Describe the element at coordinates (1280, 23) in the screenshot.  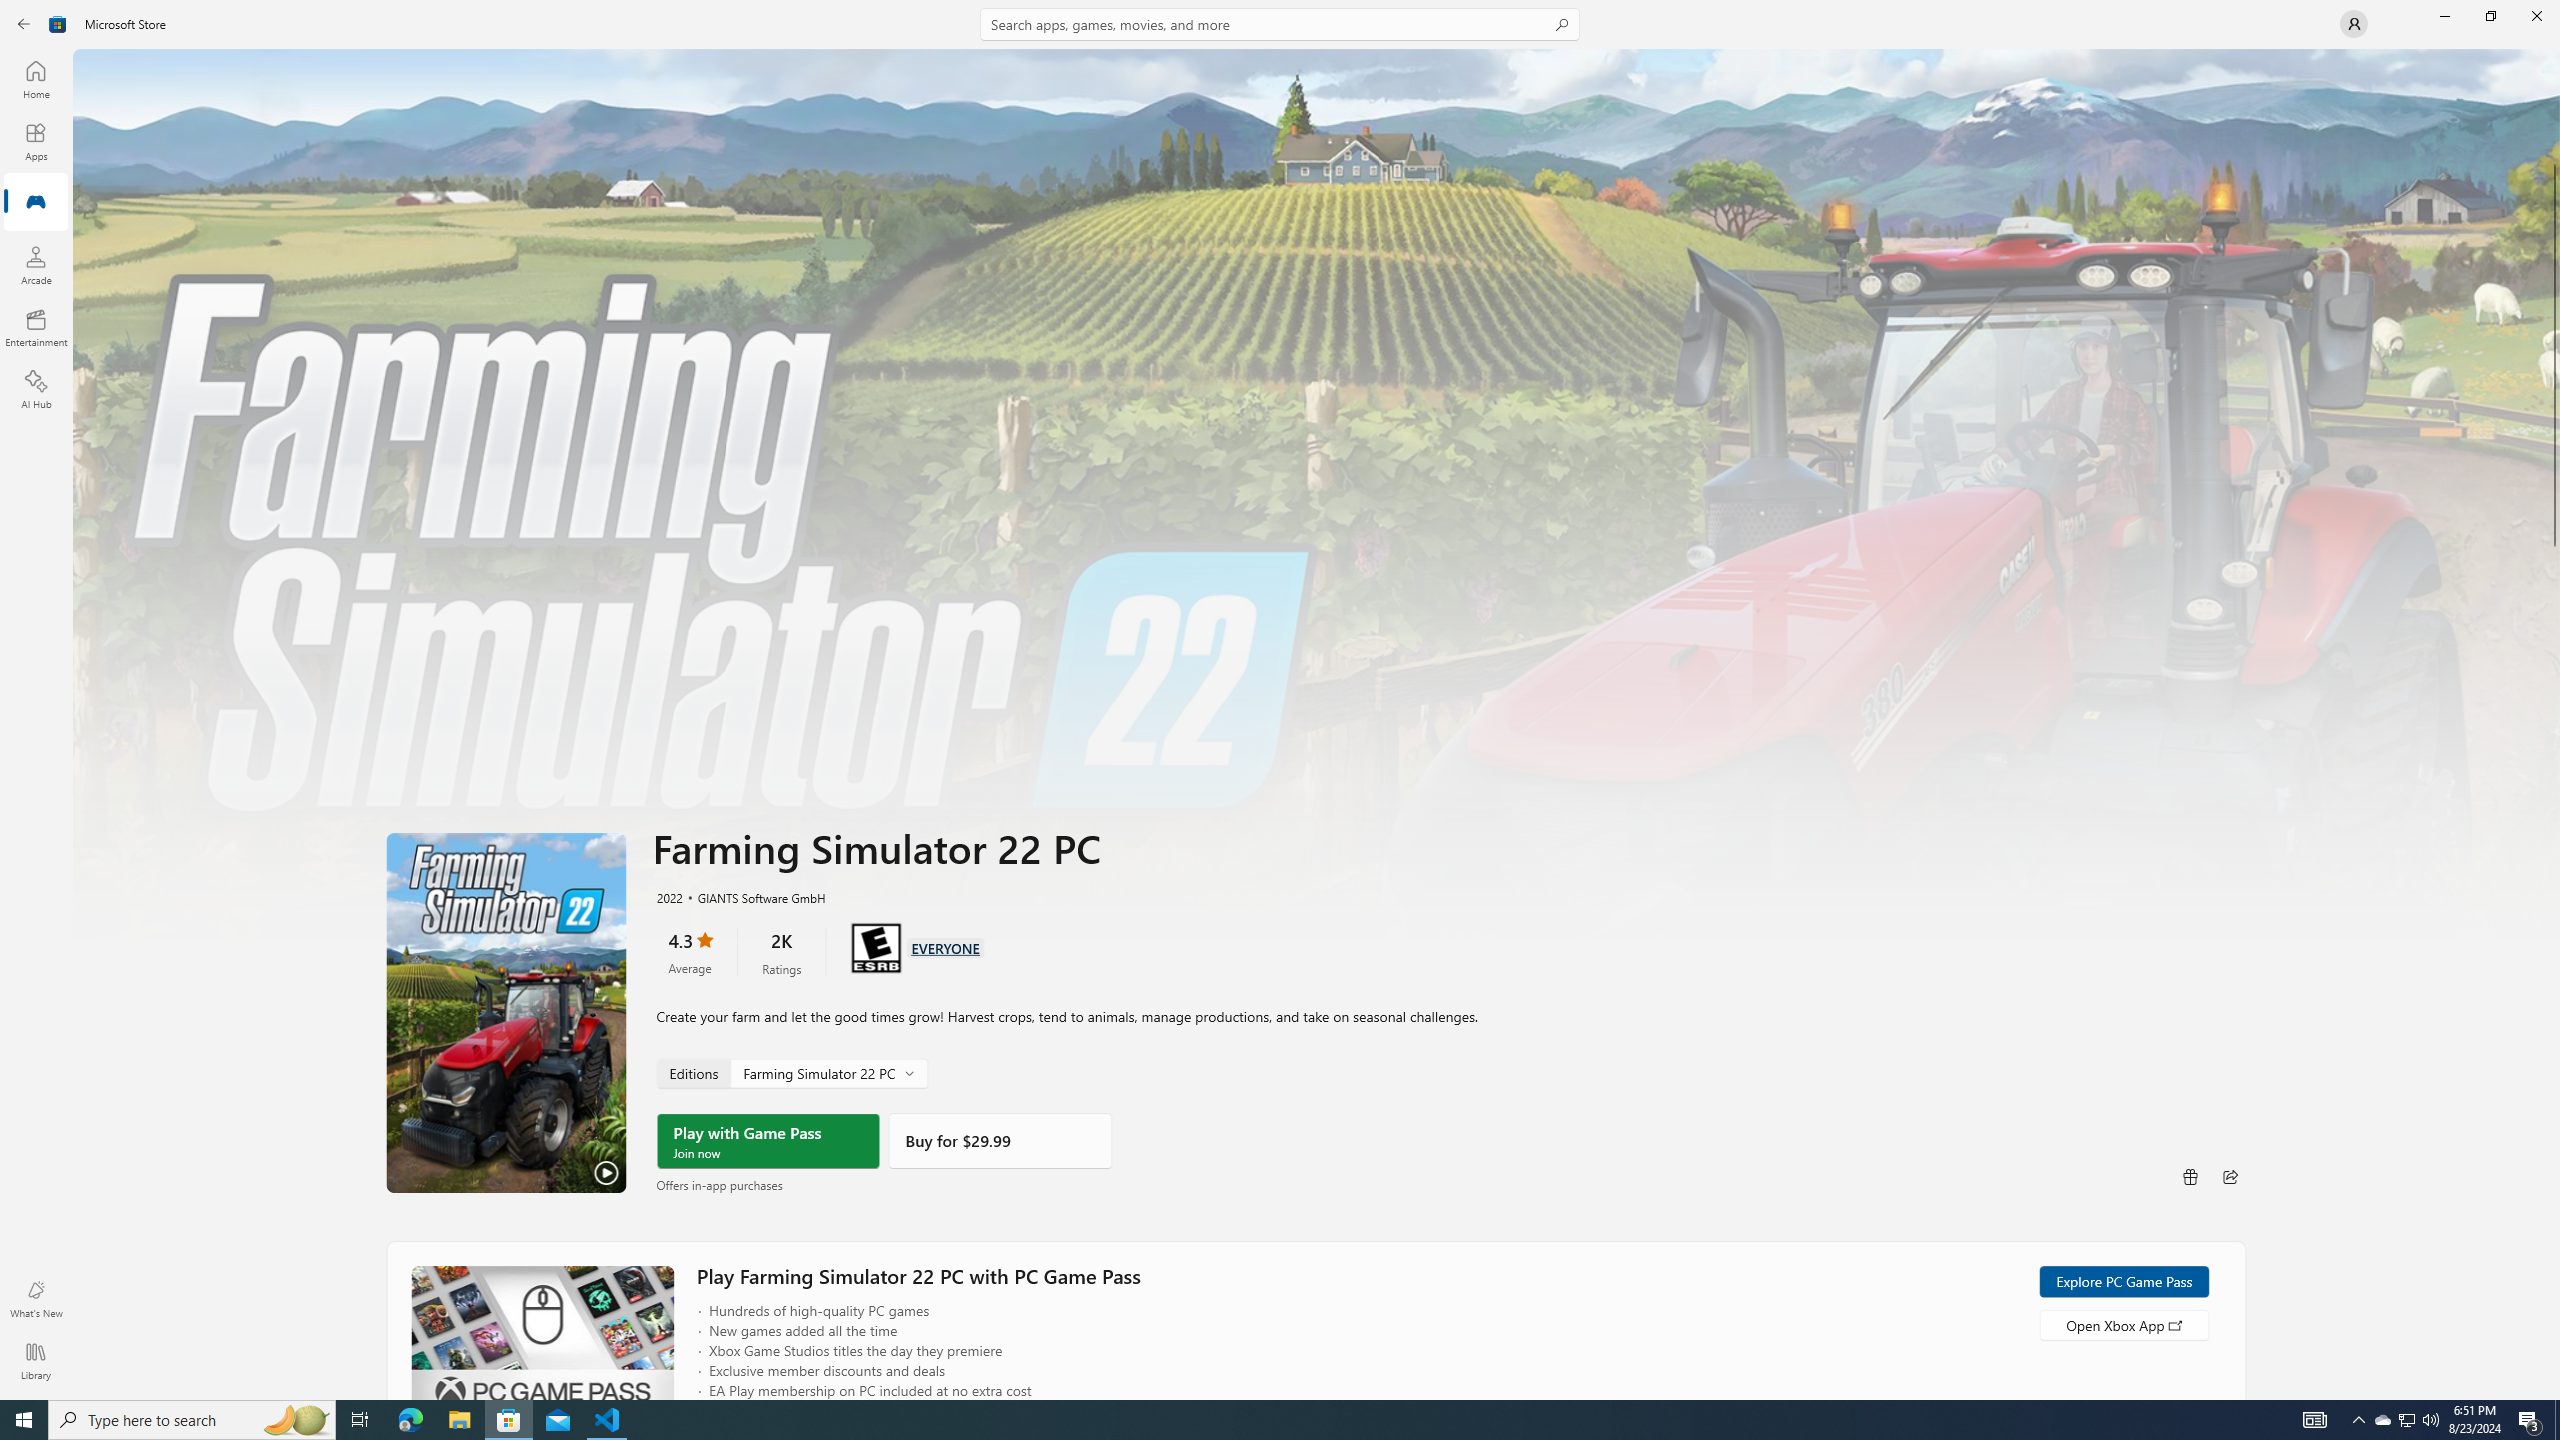
I see `'Search'` at that location.